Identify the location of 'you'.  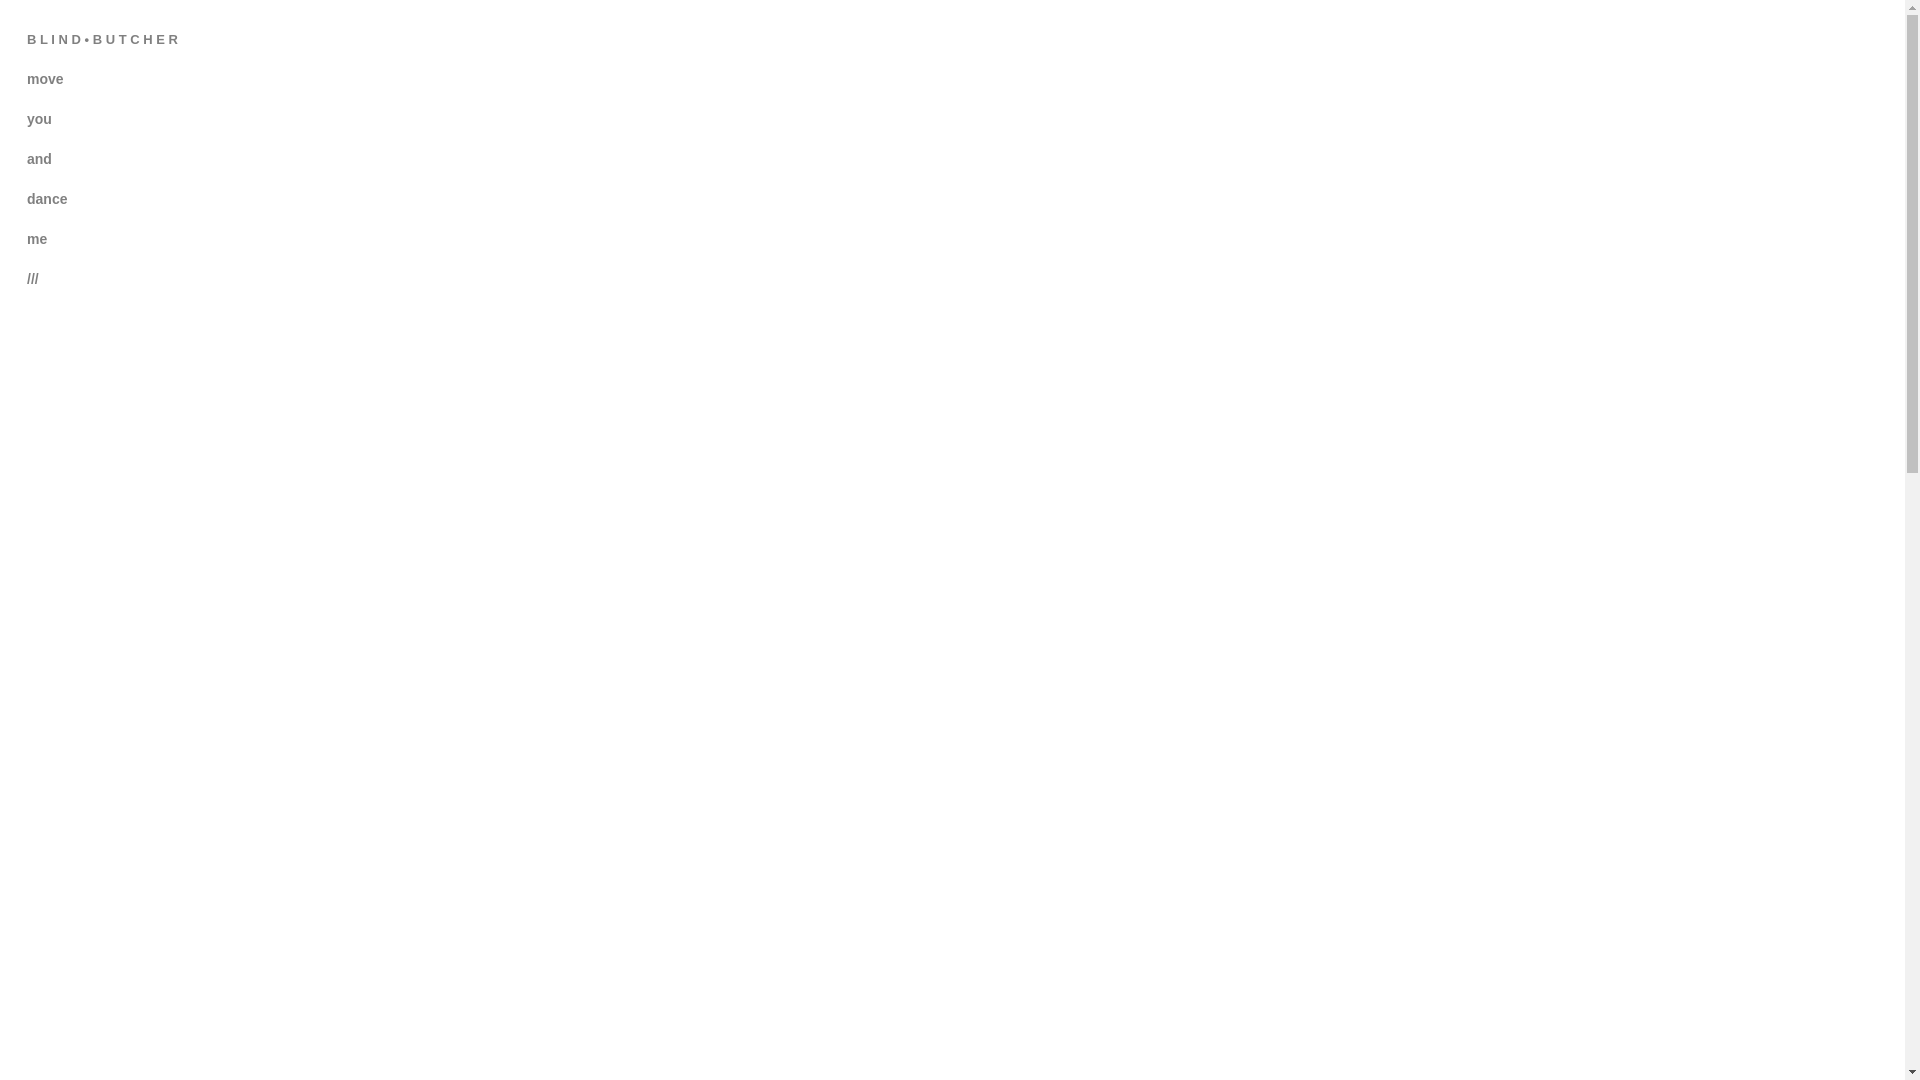
(39, 119).